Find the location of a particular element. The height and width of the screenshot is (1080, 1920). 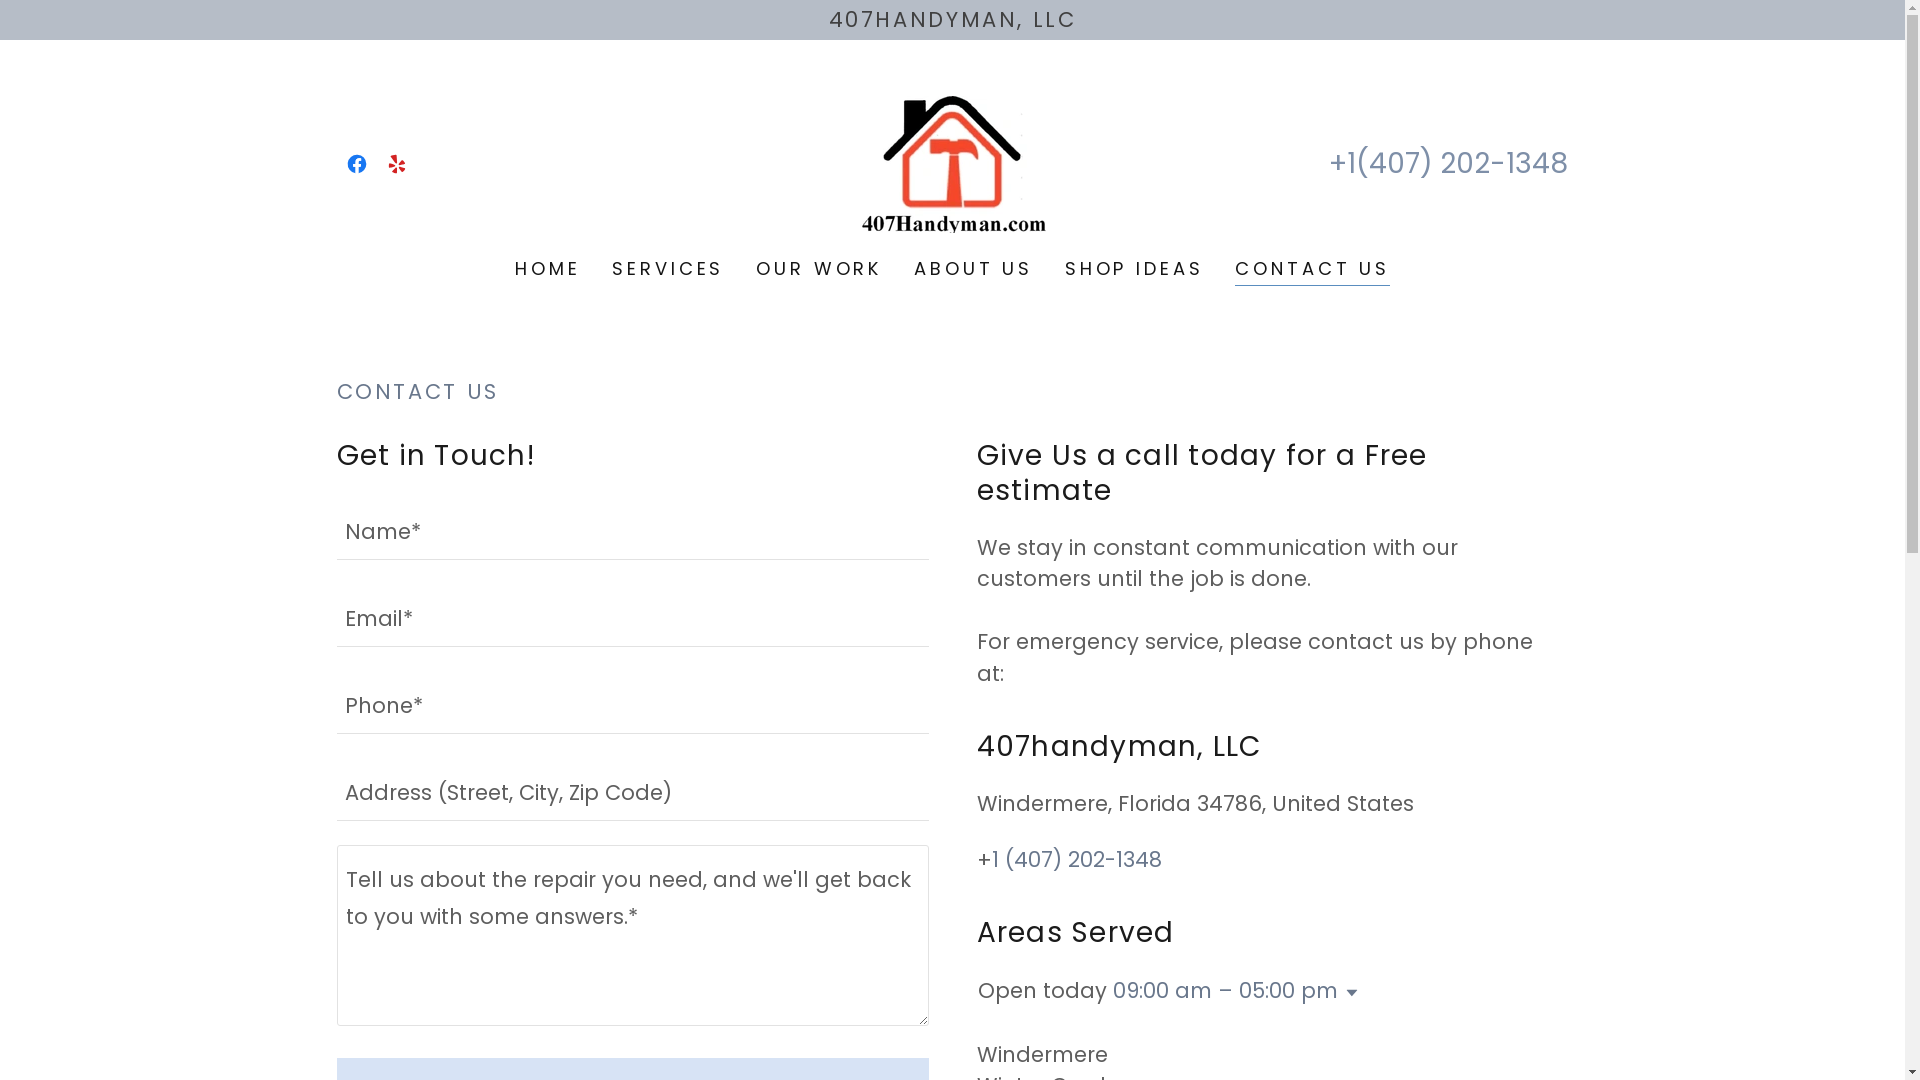

'407HANDYMAN, LLC' is located at coordinates (951, 19).